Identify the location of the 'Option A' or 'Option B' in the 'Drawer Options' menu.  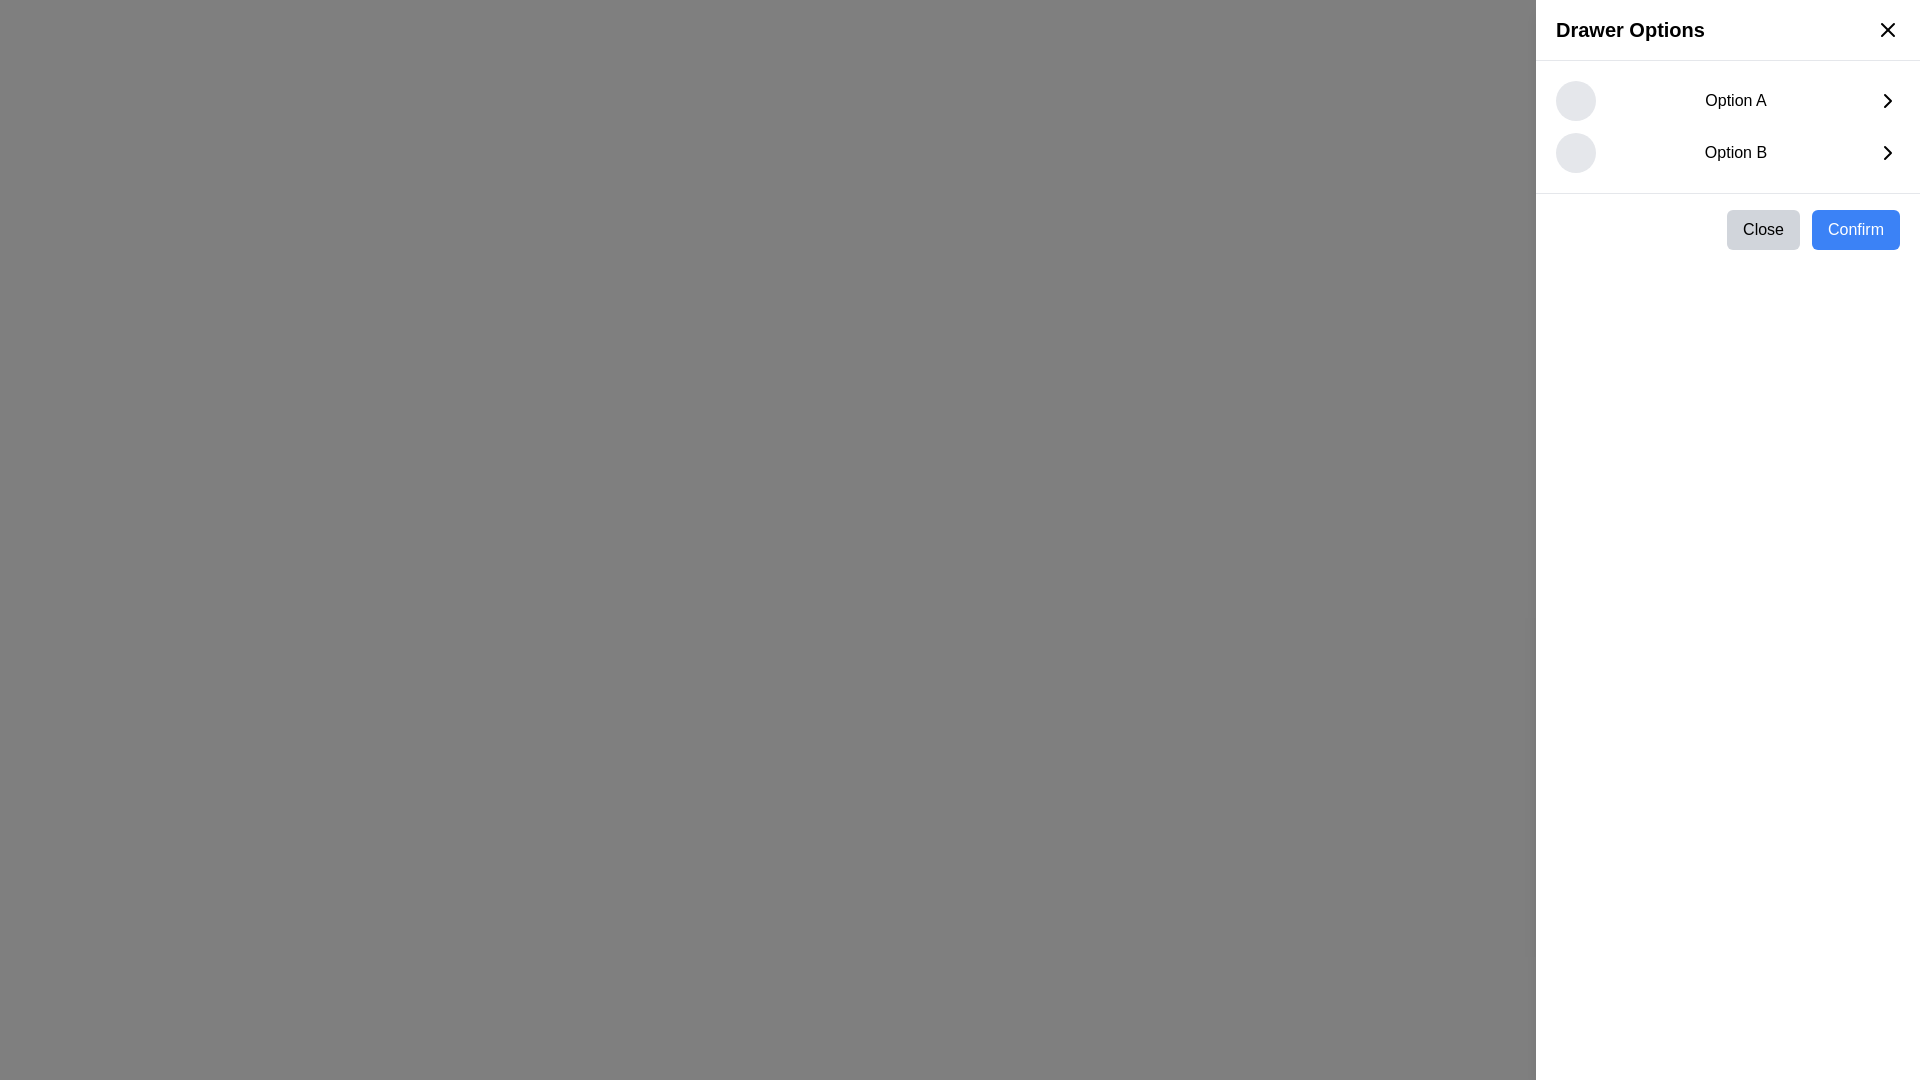
(1727, 127).